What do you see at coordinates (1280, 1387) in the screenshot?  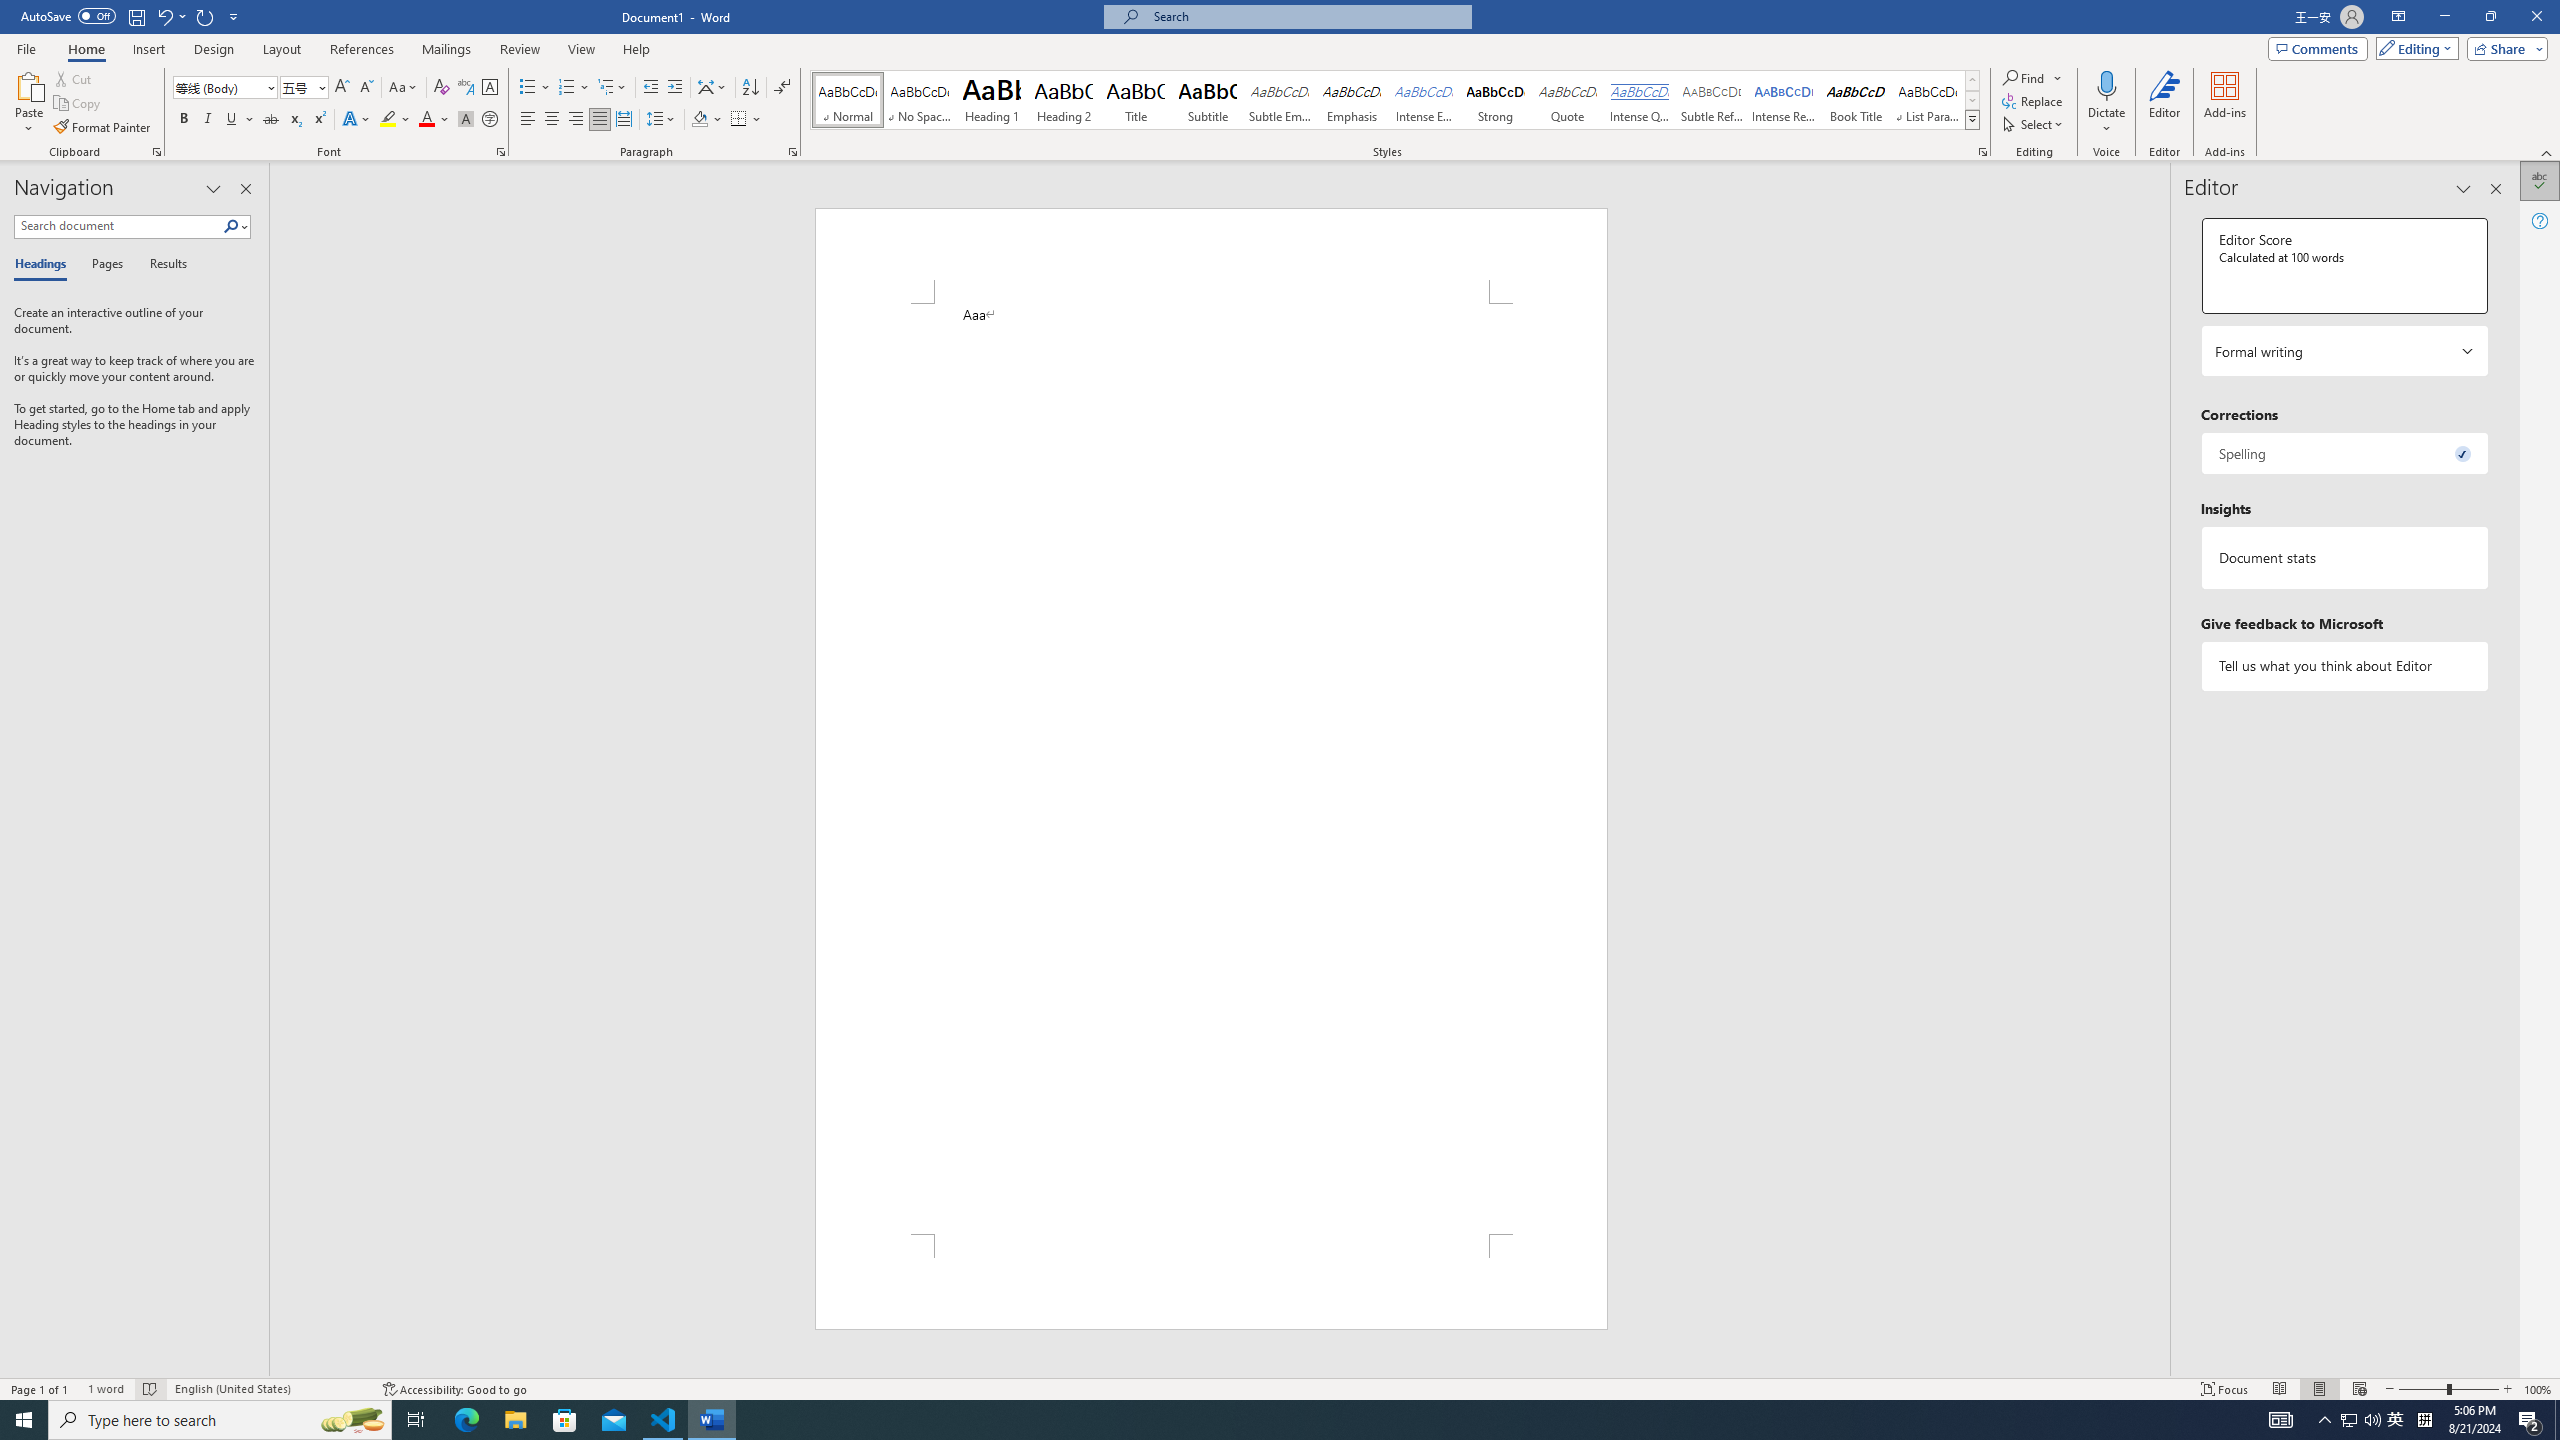 I see `'Class: MsoCommandBar'` at bounding box center [1280, 1387].